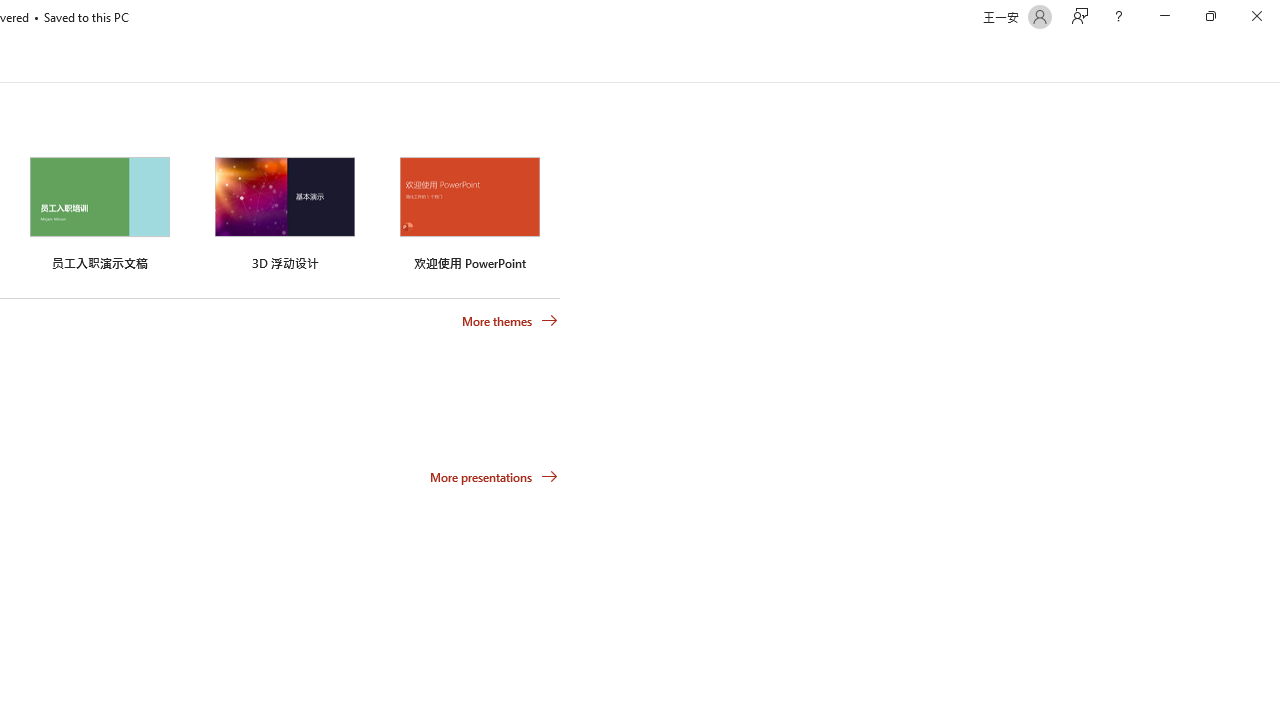 The image size is (1280, 720). I want to click on 'More presentations', so click(494, 477).